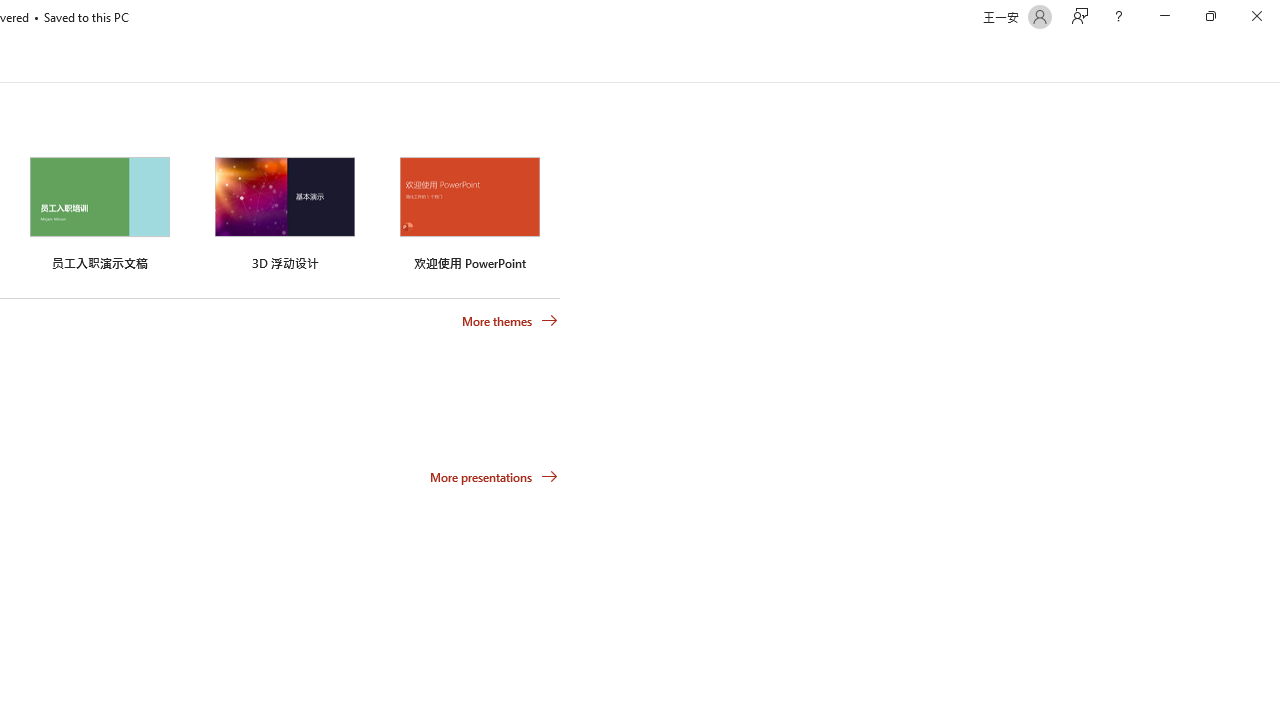 The image size is (1280, 720). I want to click on 'More presentations', so click(494, 477).